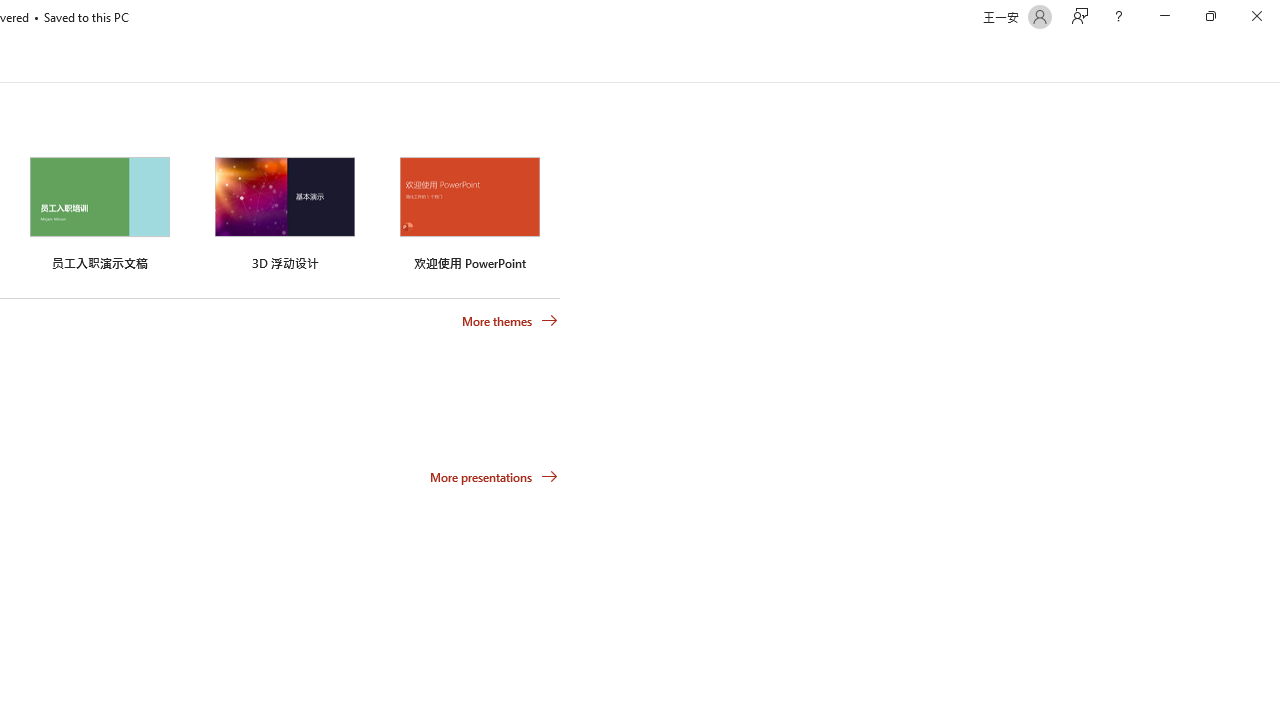 The image size is (1280, 720). I want to click on 'More presentations', so click(494, 477).